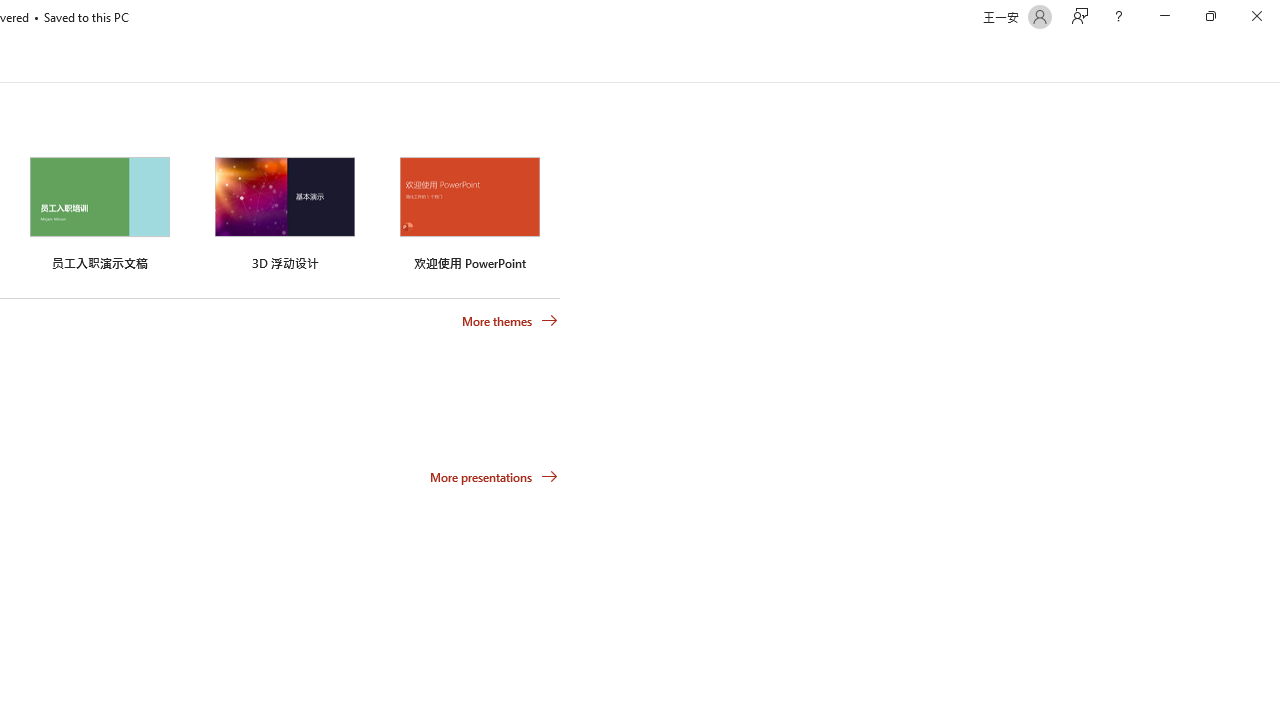 The image size is (1280, 720). I want to click on 'More presentations', so click(494, 477).